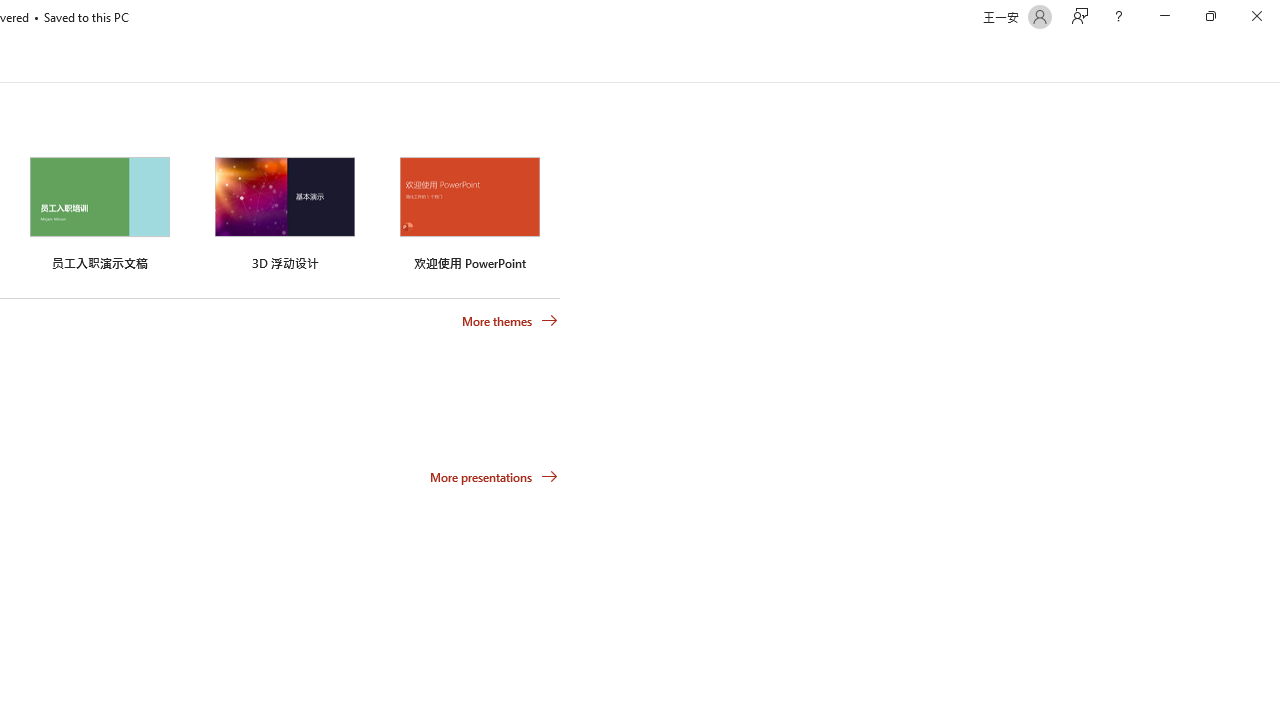 The image size is (1280, 720). I want to click on 'More presentations', so click(494, 477).